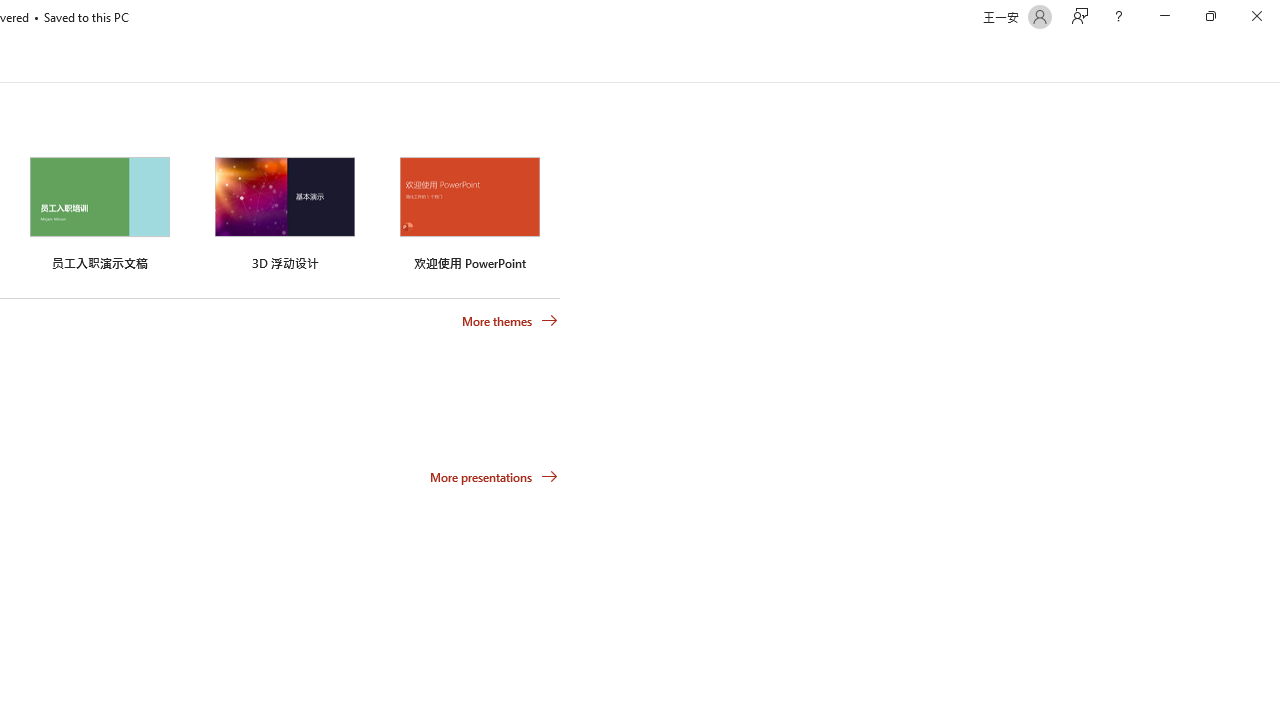 The image size is (1280, 720). I want to click on 'More presentations', so click(494, 477).